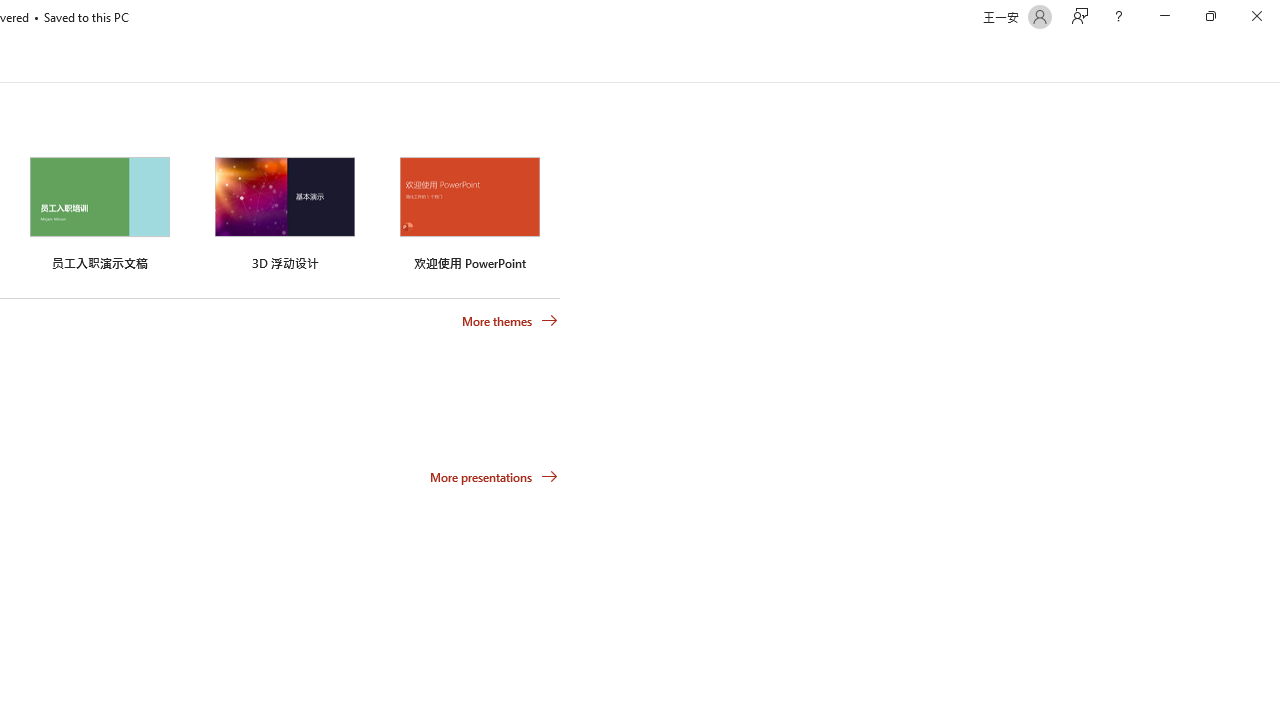 The image size is (1280, 720). I want to click on 'More presentations', so click(494, 477).